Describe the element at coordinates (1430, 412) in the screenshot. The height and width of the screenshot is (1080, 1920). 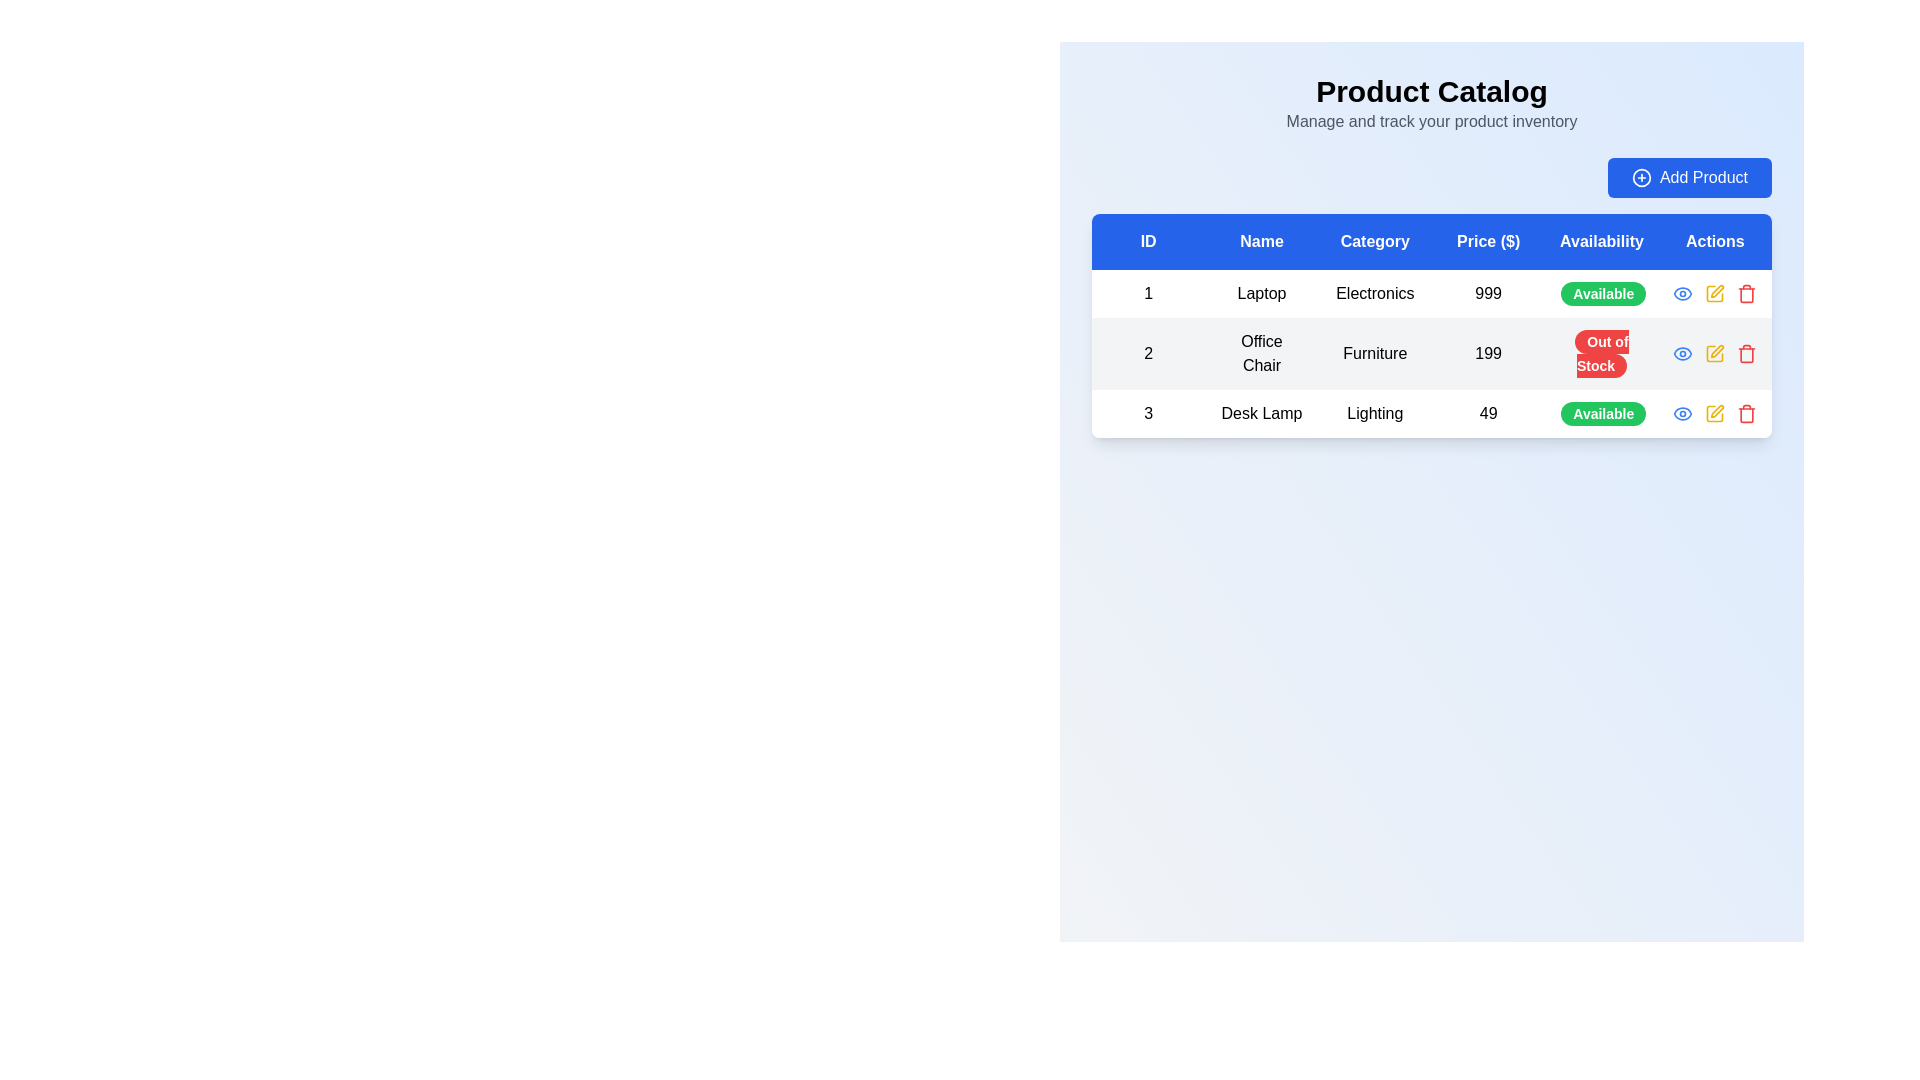
I see `details presented in the third row of the product table, which displays information about the 'Desk Lamp'` at that location.